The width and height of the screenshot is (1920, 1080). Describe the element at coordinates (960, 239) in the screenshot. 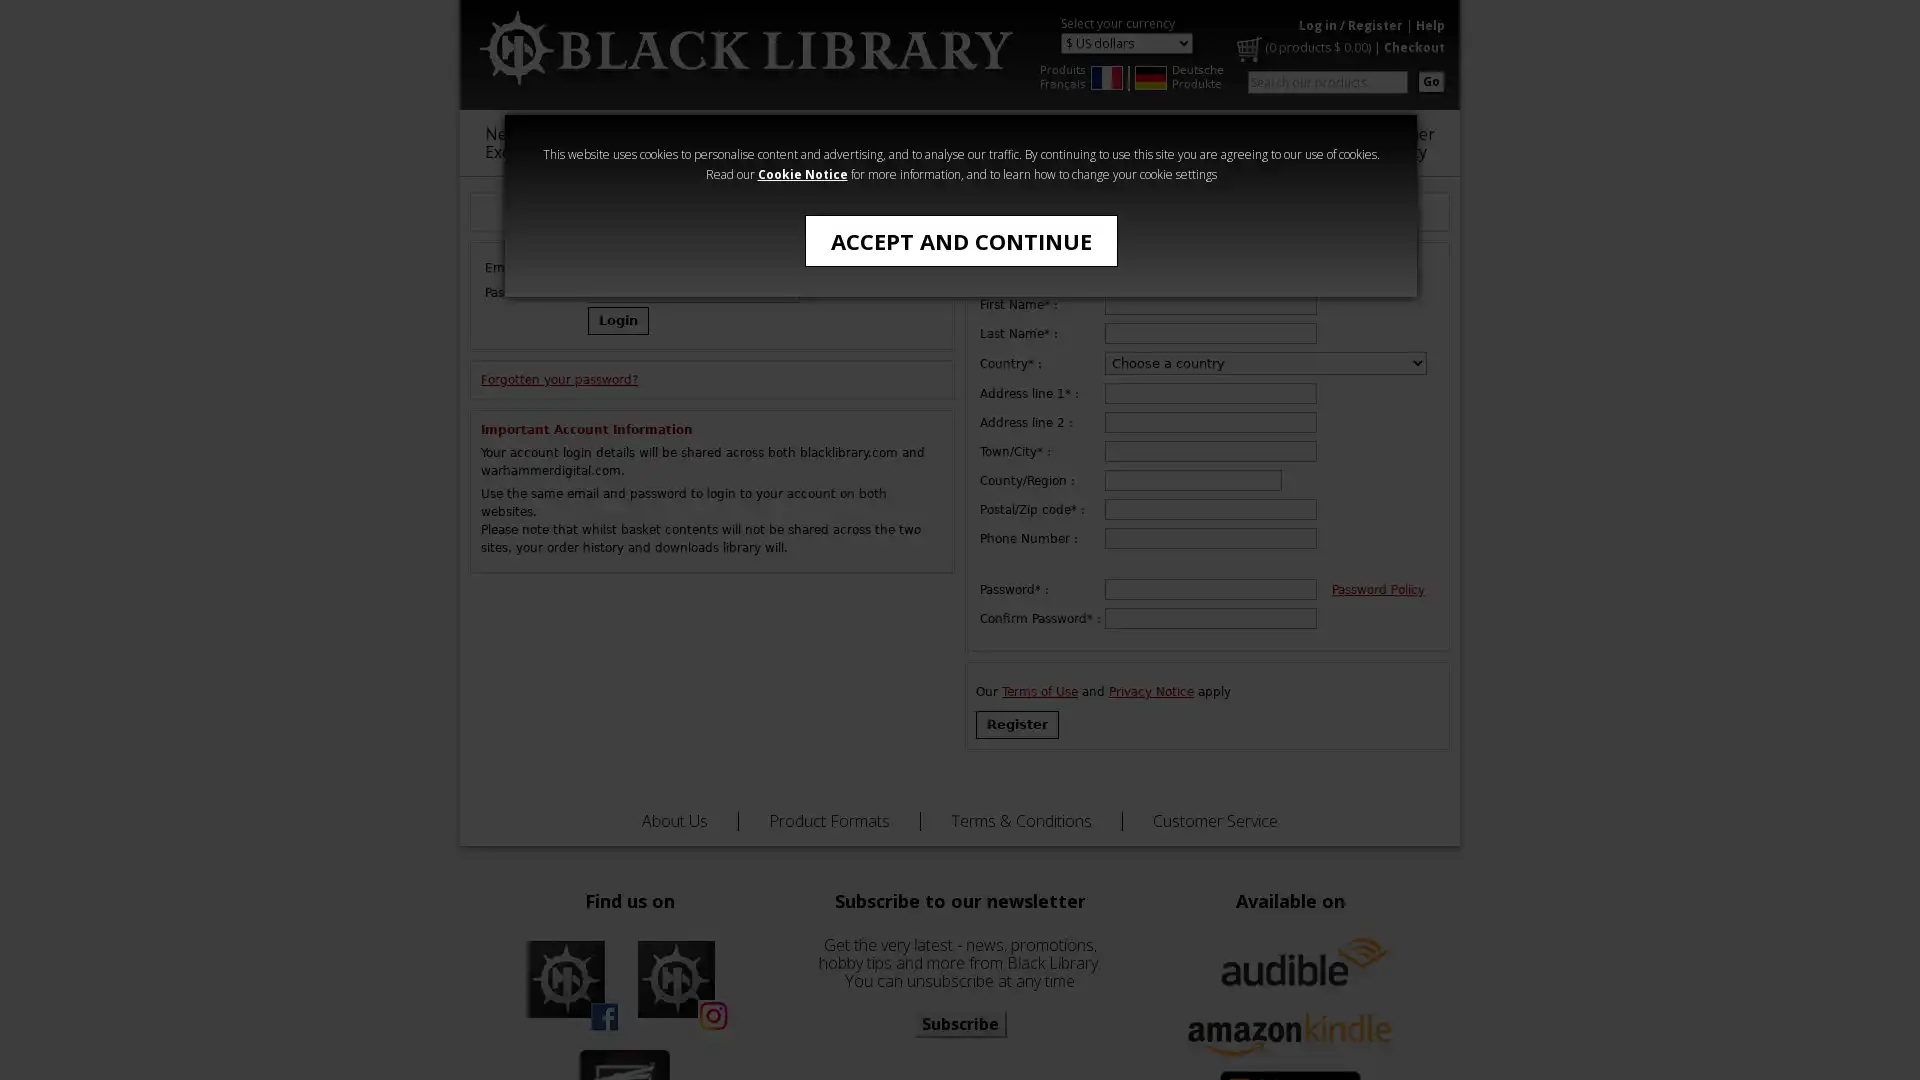

I see `ACCEPT AND CONTINUE` at that location.